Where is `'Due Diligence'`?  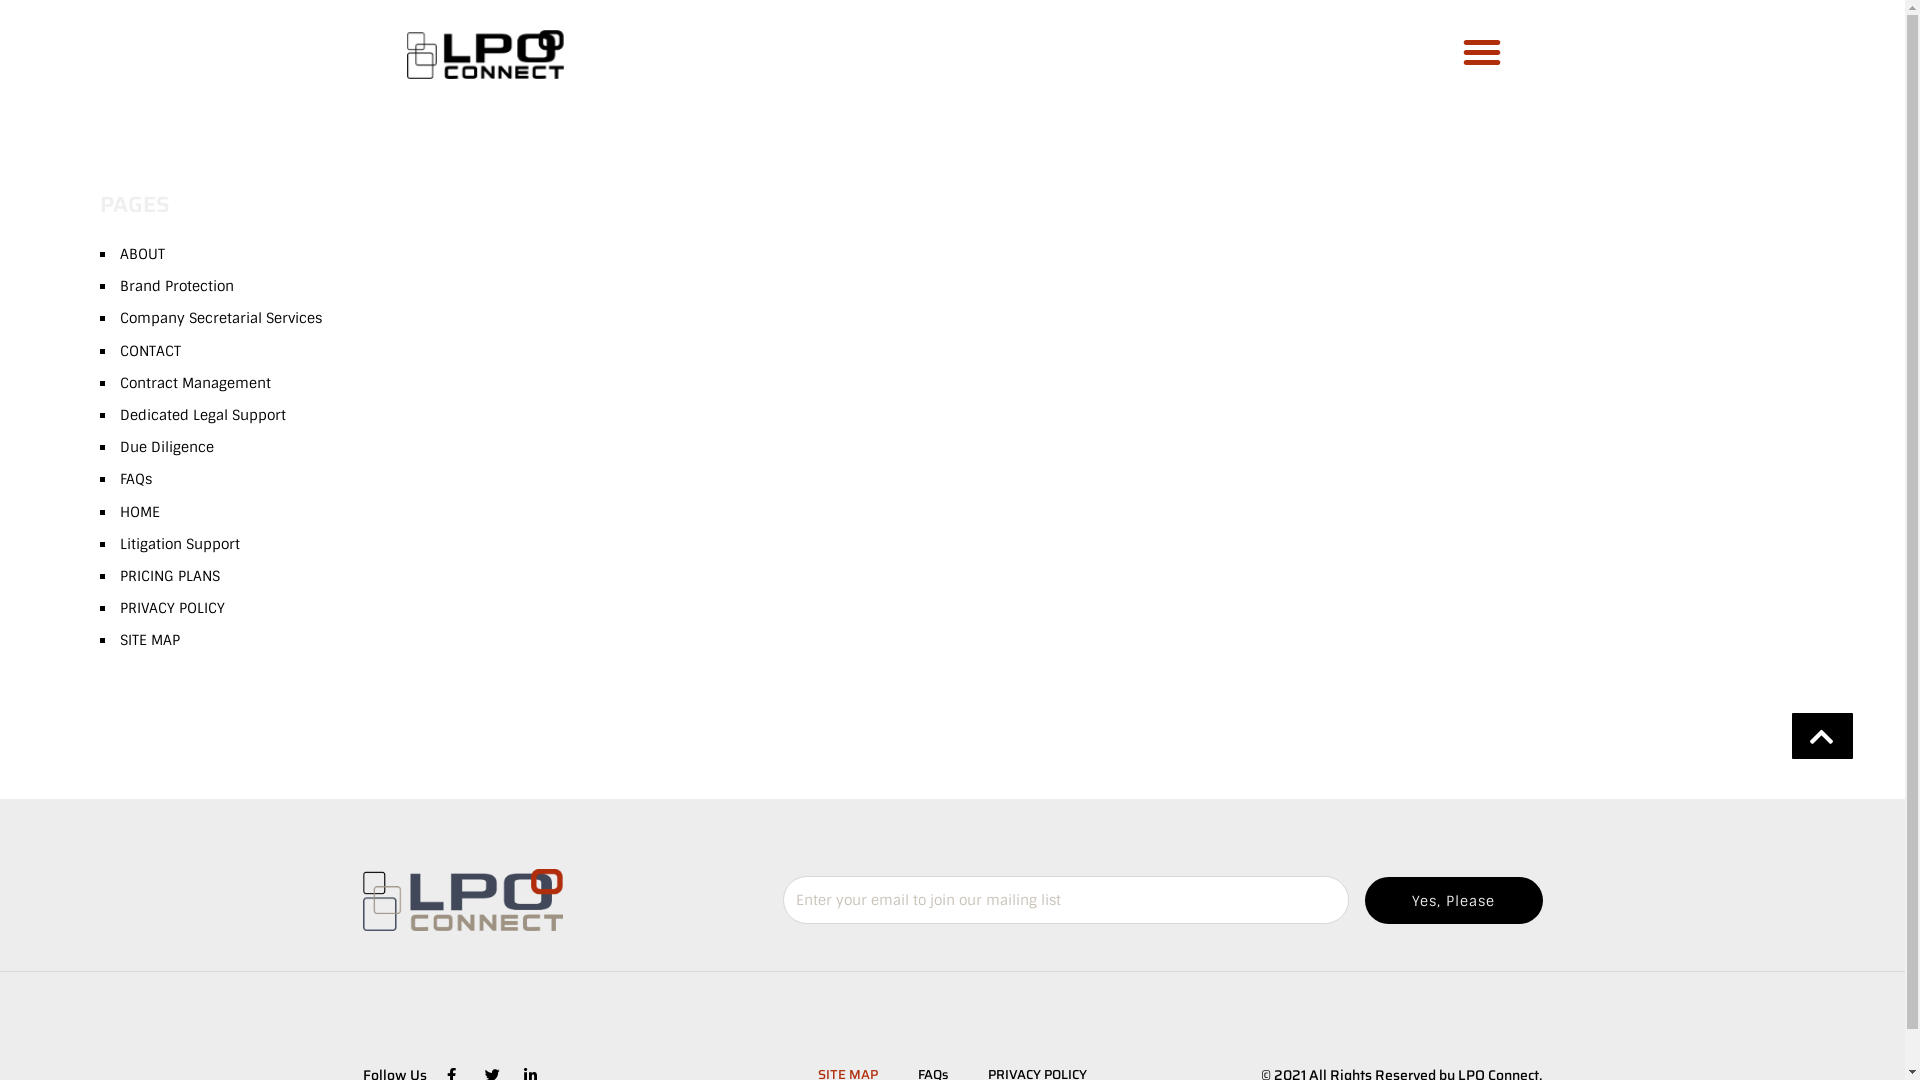 'Due Diligence' is located at coordinates (167, 446).